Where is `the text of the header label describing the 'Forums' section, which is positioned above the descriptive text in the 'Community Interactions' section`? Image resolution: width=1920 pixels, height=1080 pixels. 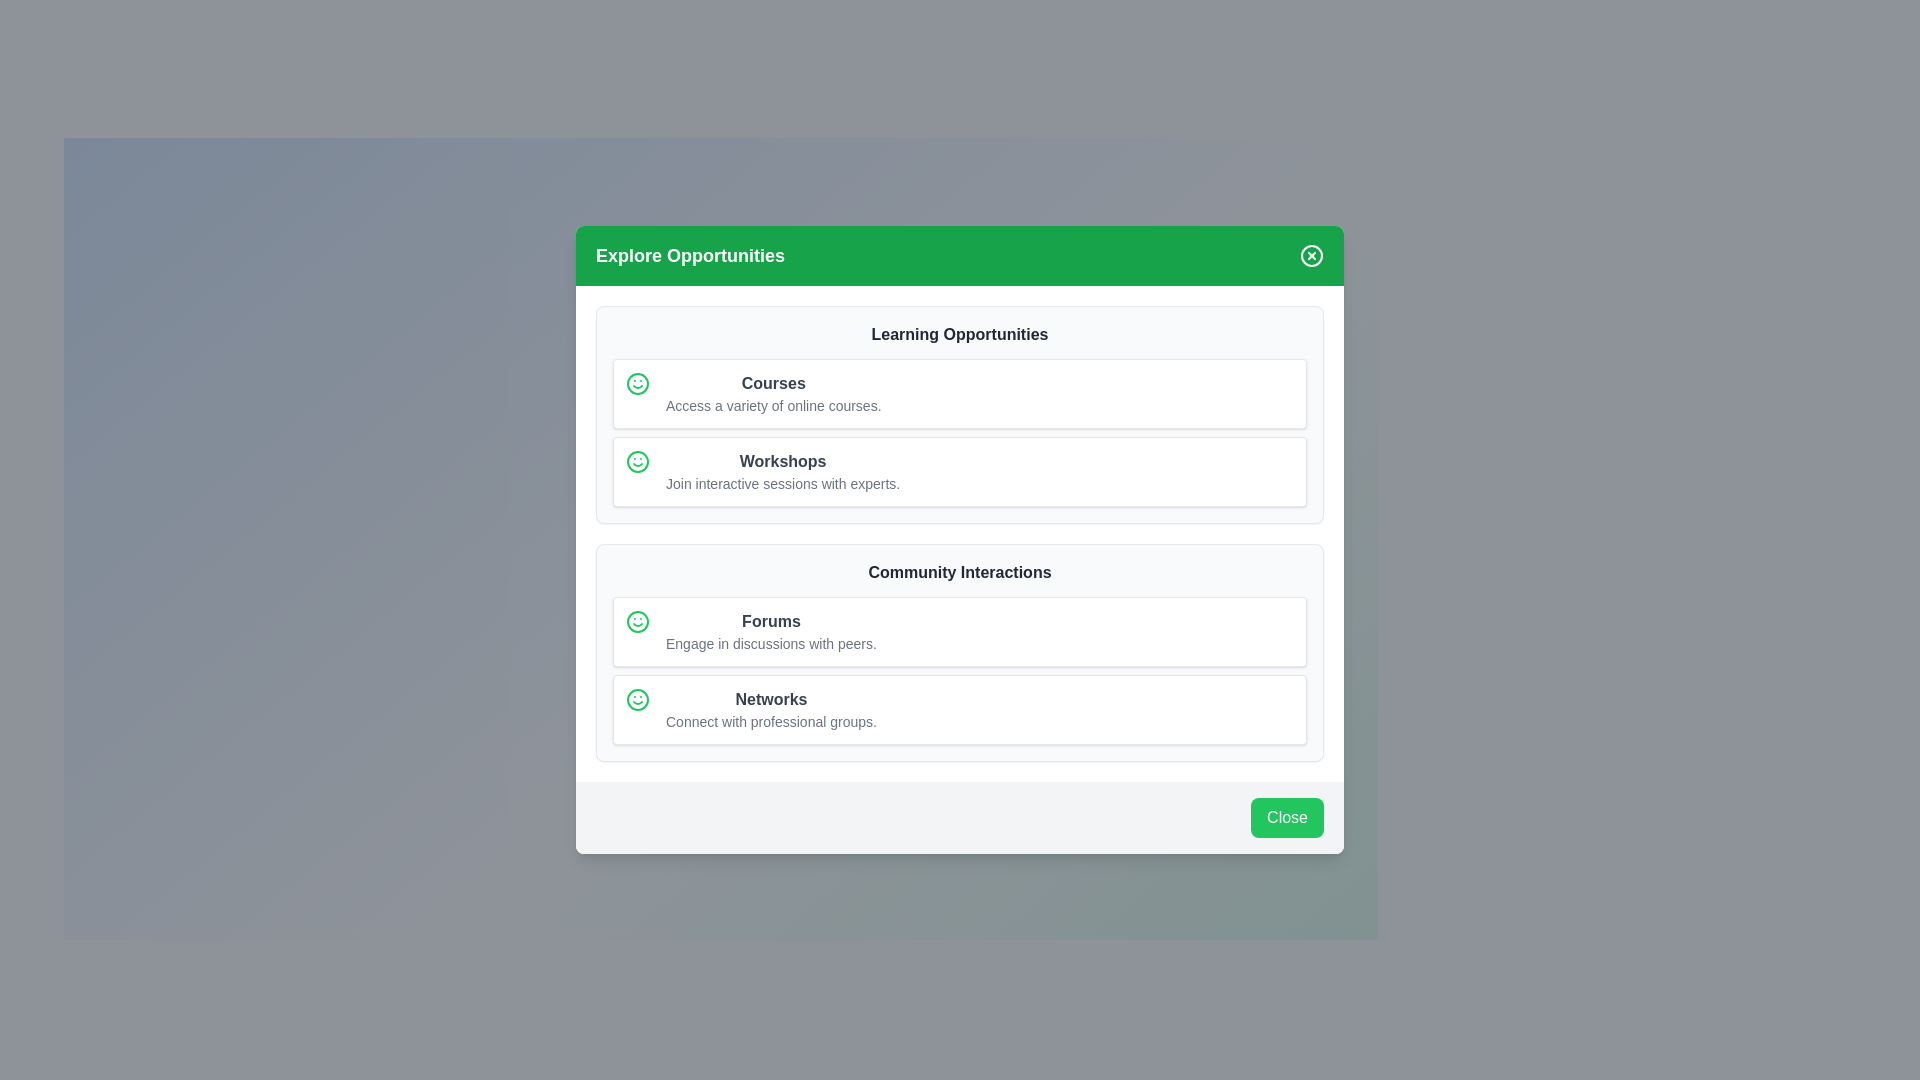 the text of the header label describing the 'Forums' section, which is positioned above the descriptive text in the 'Community Interactions' section is located at coordinates (770, 620).